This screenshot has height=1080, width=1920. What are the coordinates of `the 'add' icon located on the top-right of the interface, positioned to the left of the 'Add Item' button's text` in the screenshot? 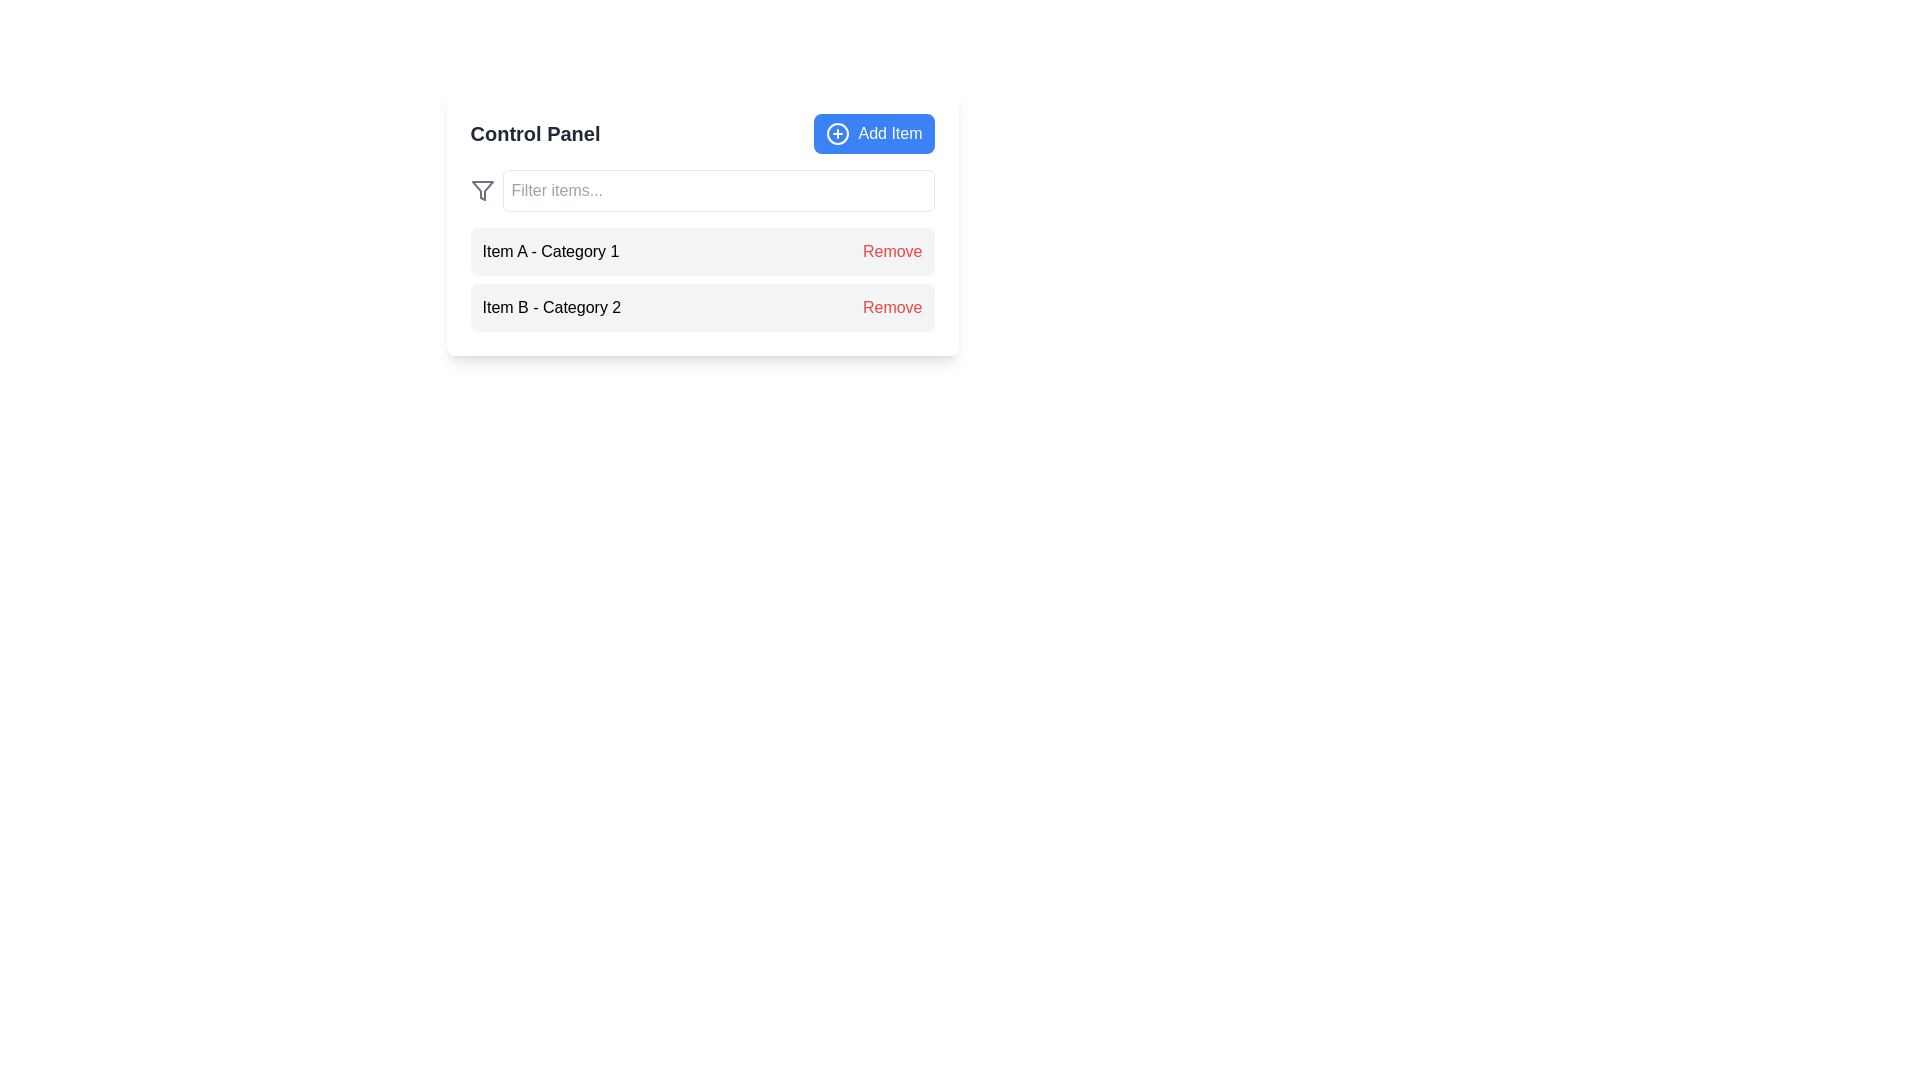 It's located at (838, 134).